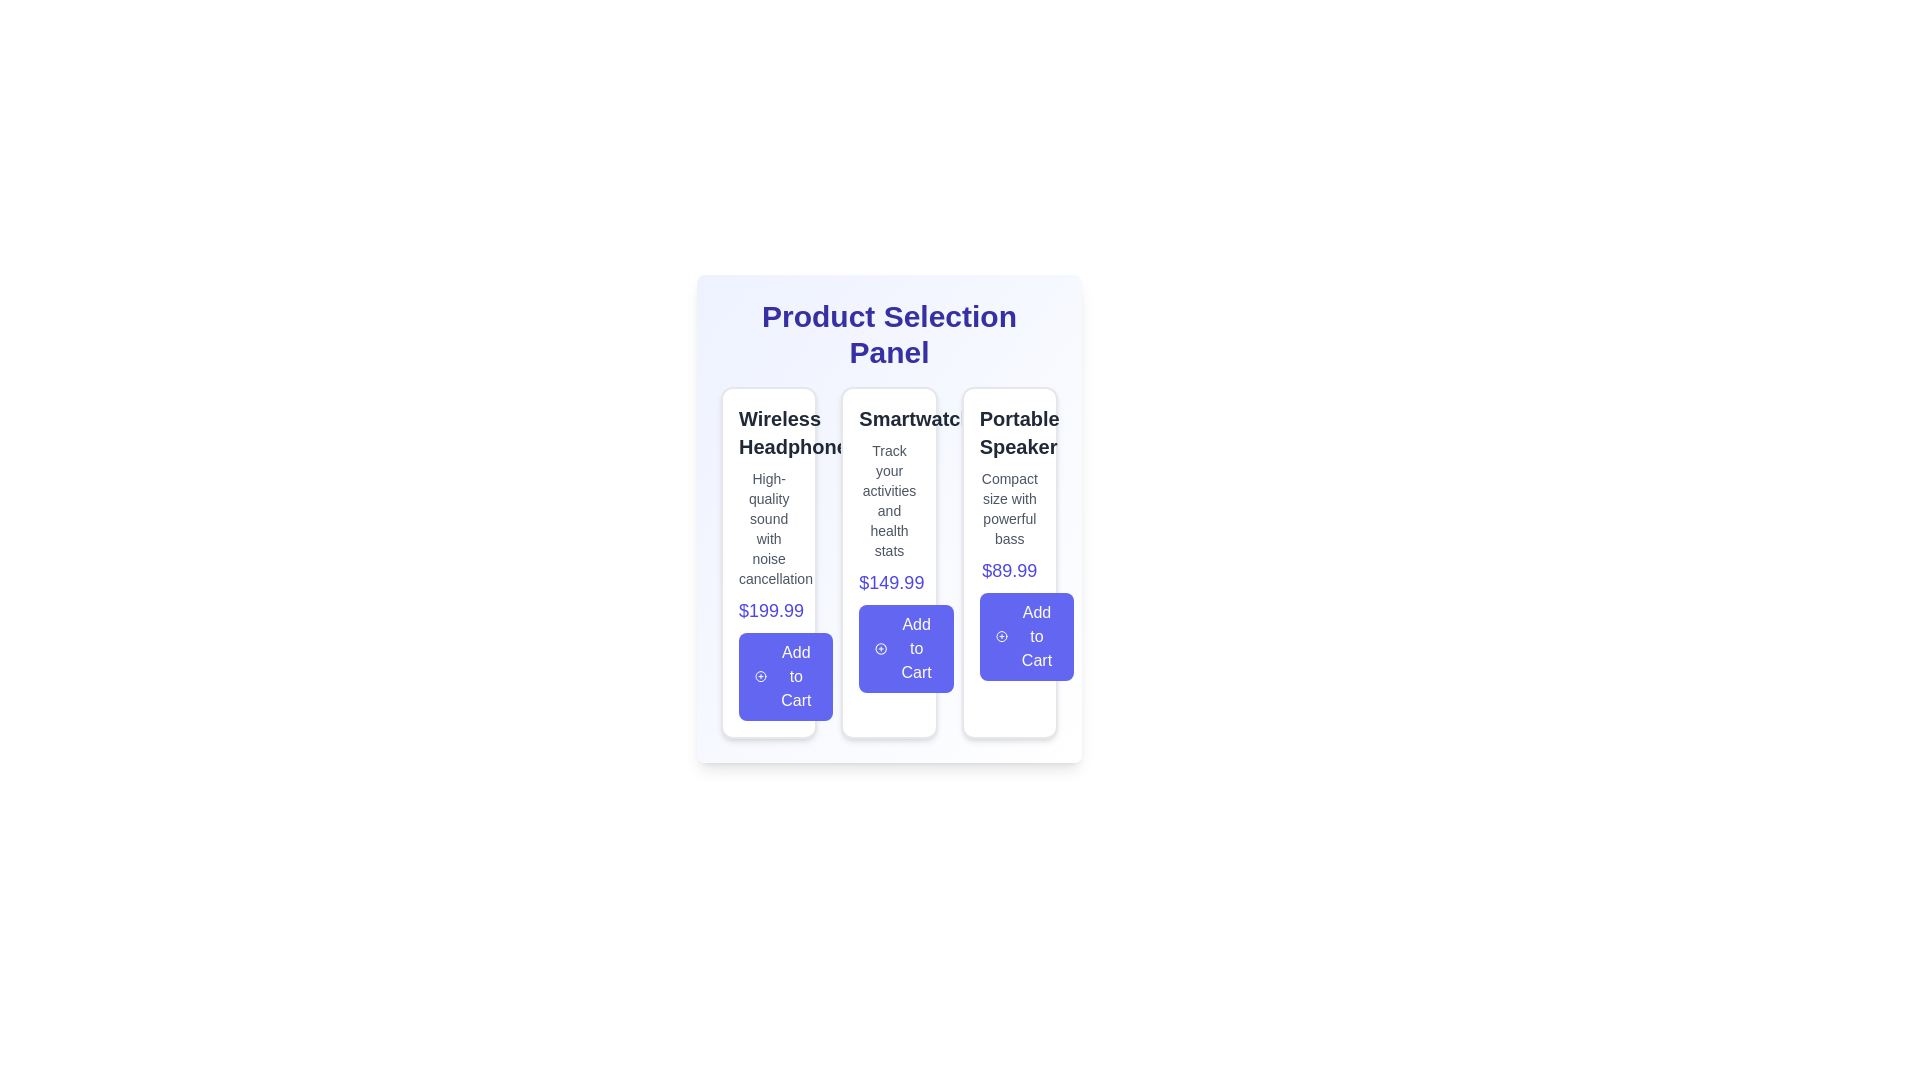 This screenshot has width=1920, height=1080. Describe the element at coordinates (785, 676) in the screenshot. I see `the 'Add to Cart' button, which is a vibrant blue button with white text and a plus icon, located at the bottom of the product card for 'Wireless Headphones.'` at that location.